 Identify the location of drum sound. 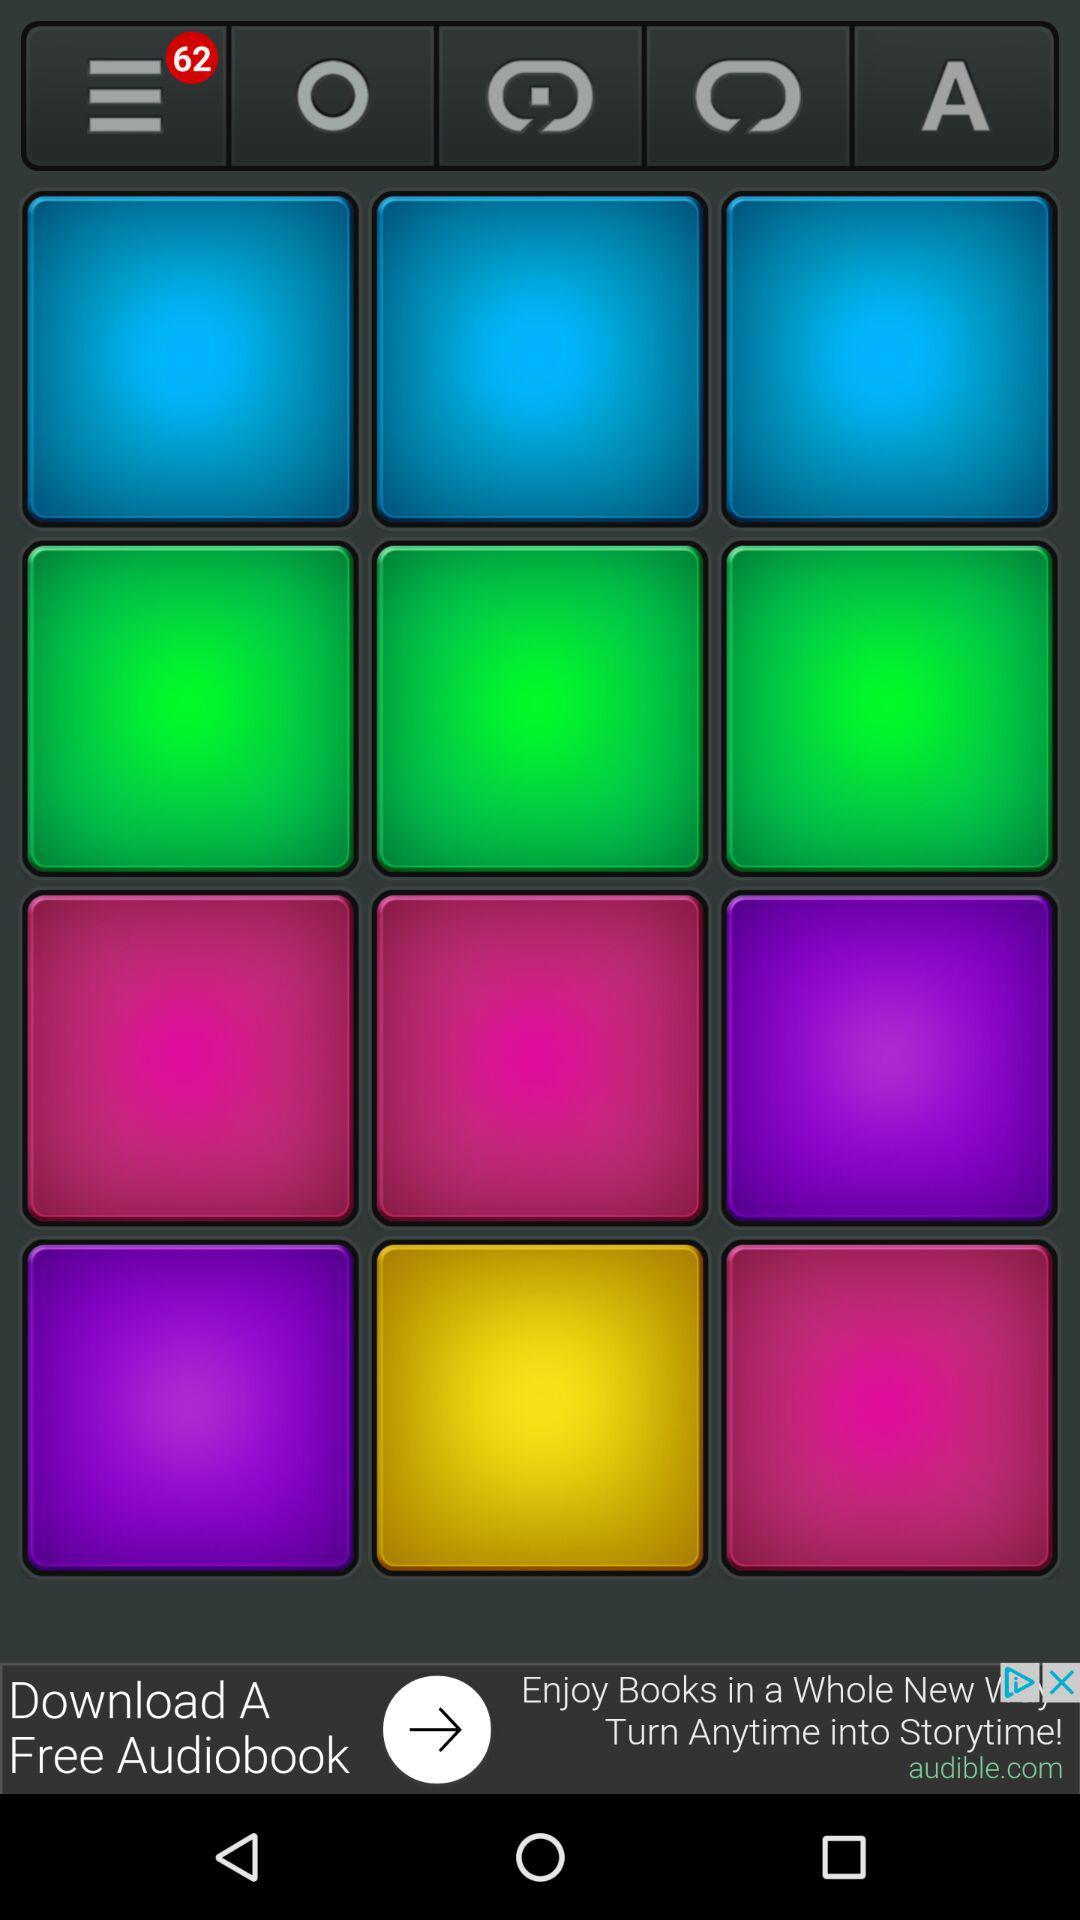
(540, 708).